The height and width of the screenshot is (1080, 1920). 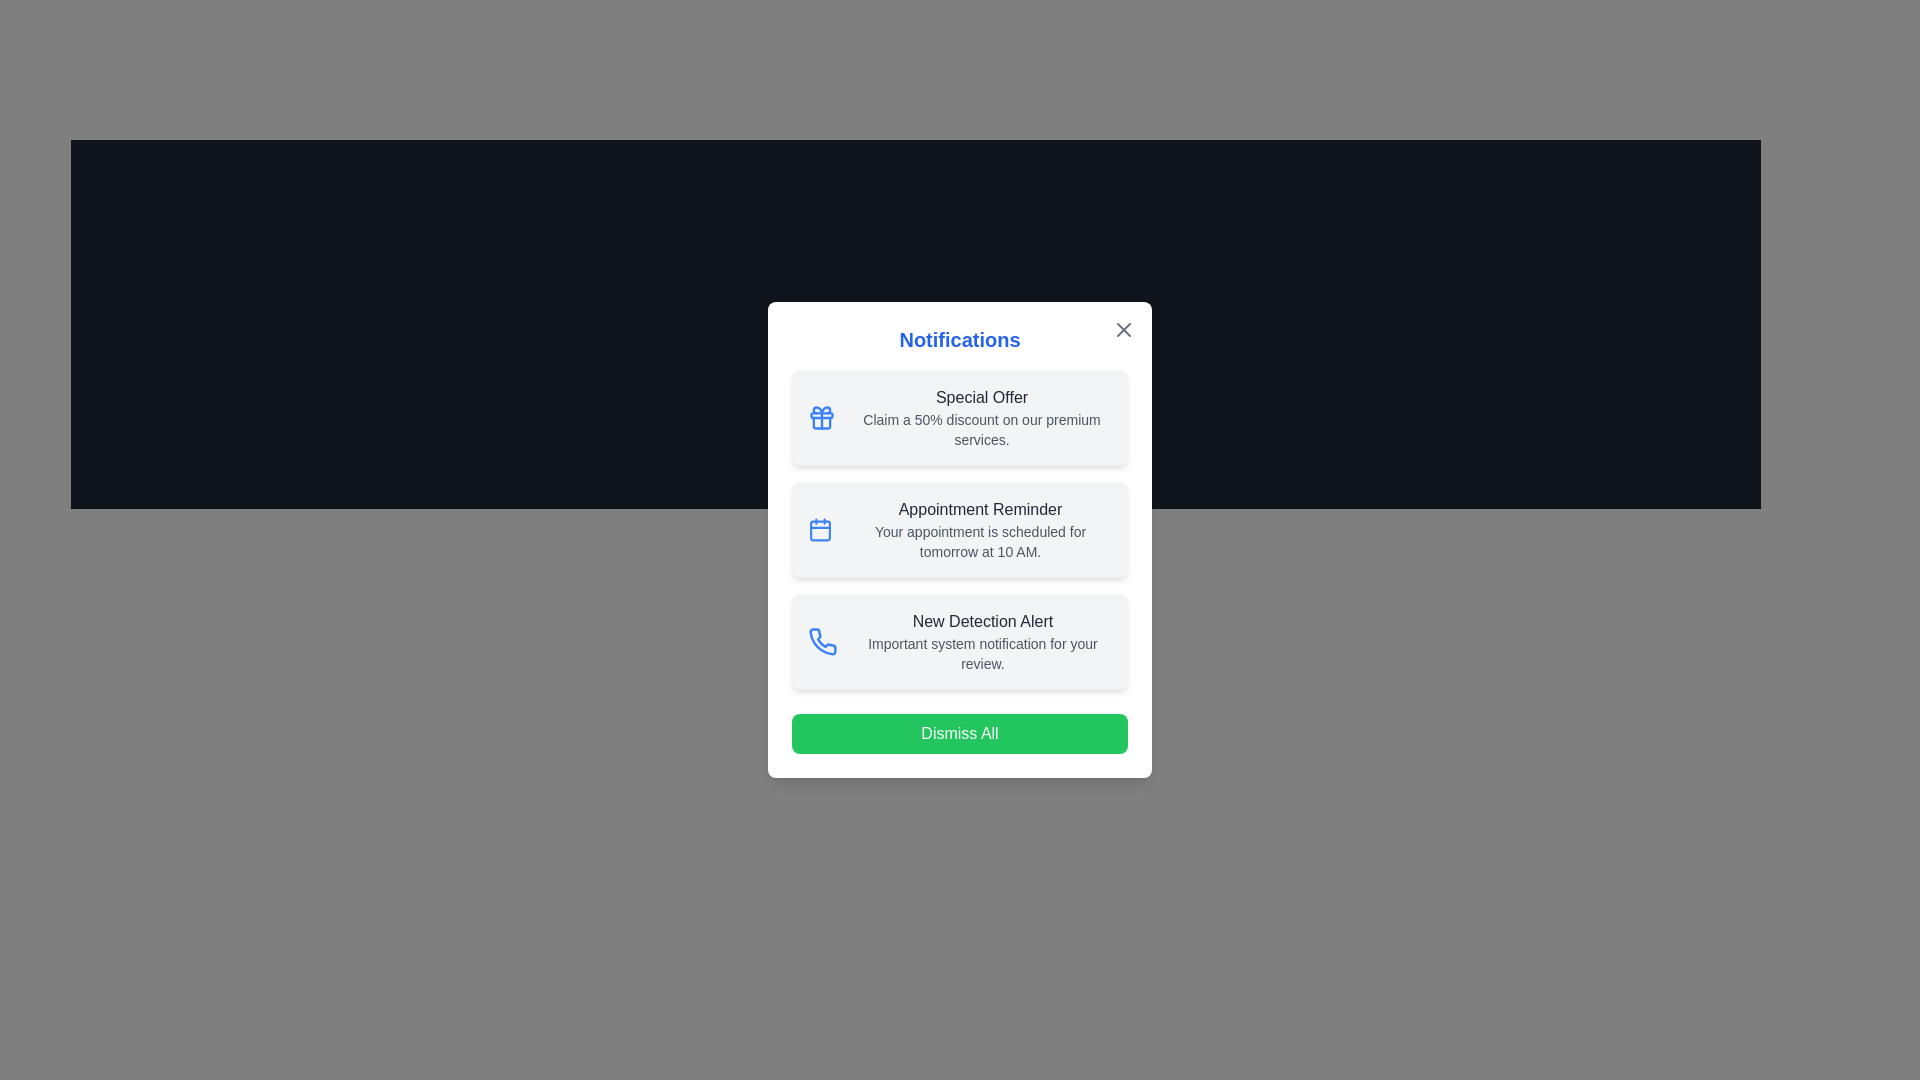 I want to click on the rectangular base of the gift icon located in the 'Special Offer' section of the notification card, so click(x=821, y=422).